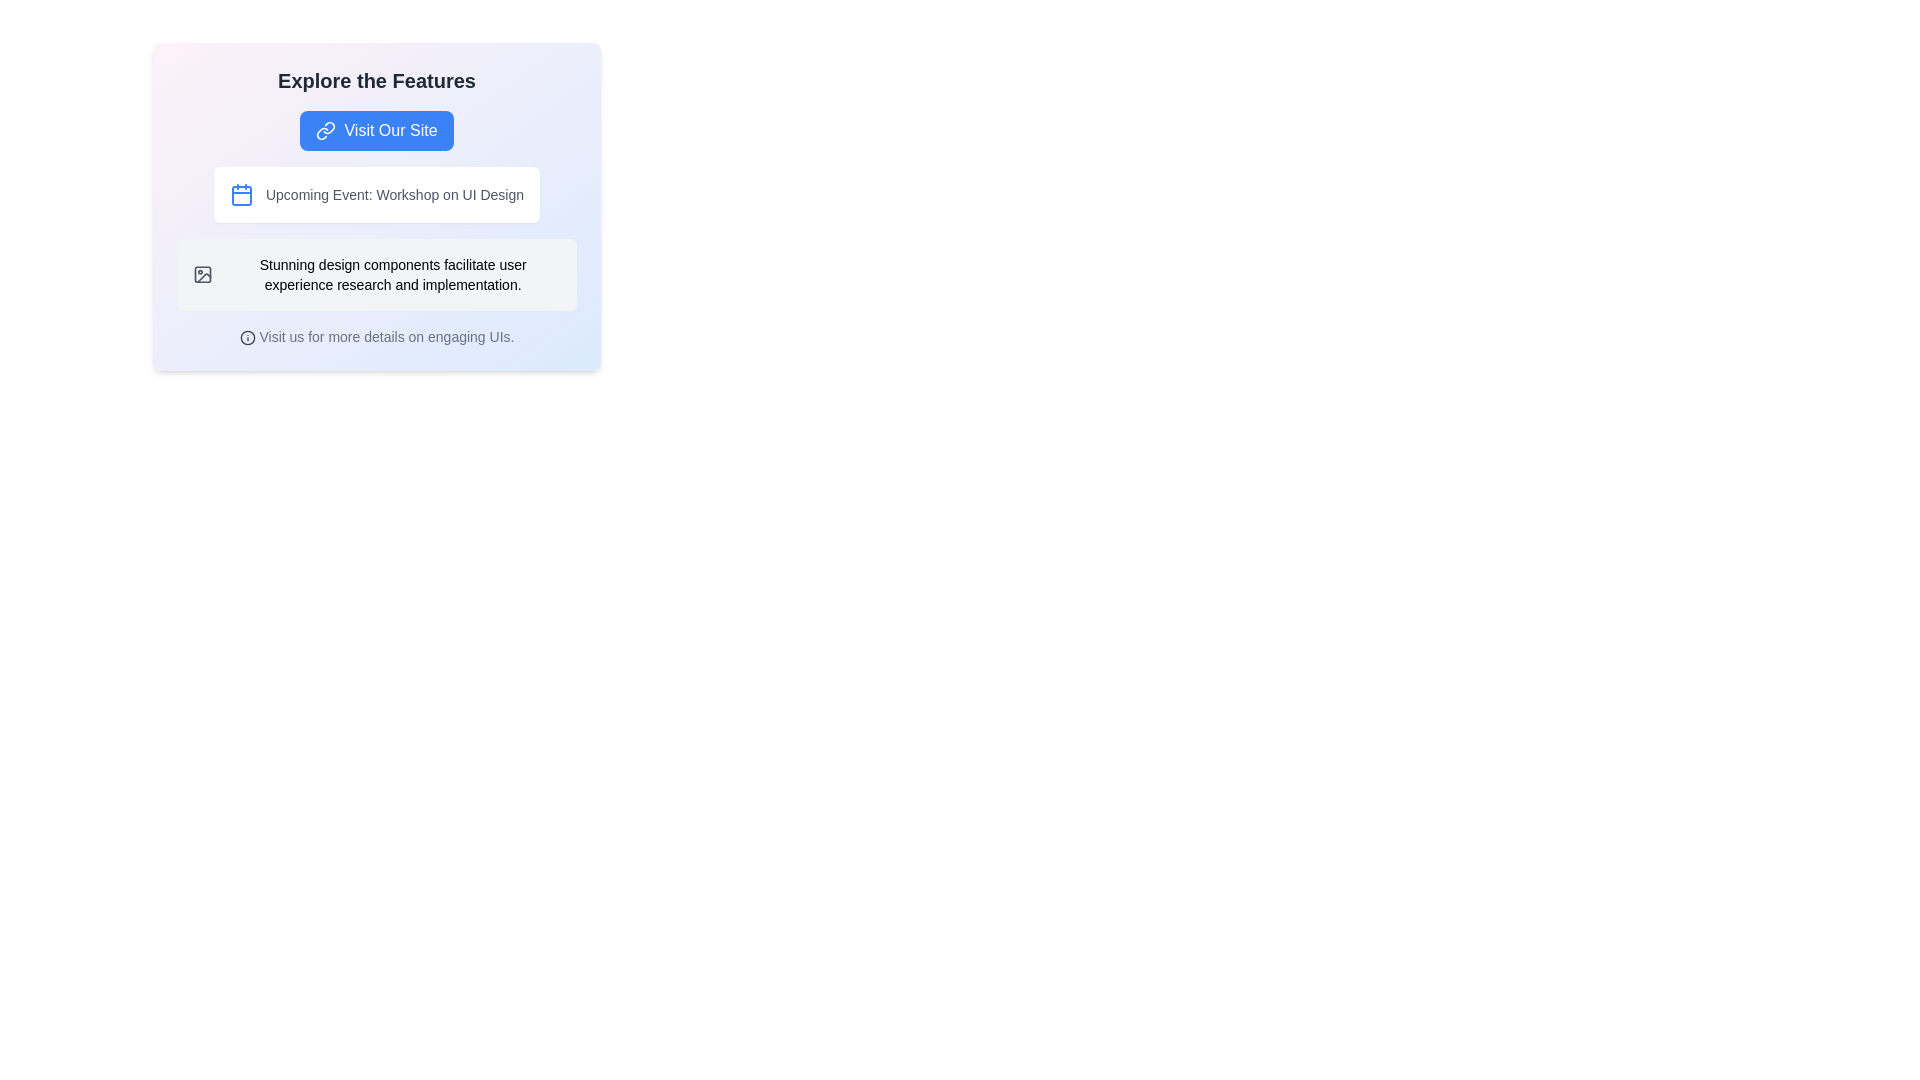 The image size is (1920, 1080). I want to click on the heading that displays 'Explore the Features' in bold, large dark gray text, located at the top of a light-colored gradient card layout, so click(377, 80).